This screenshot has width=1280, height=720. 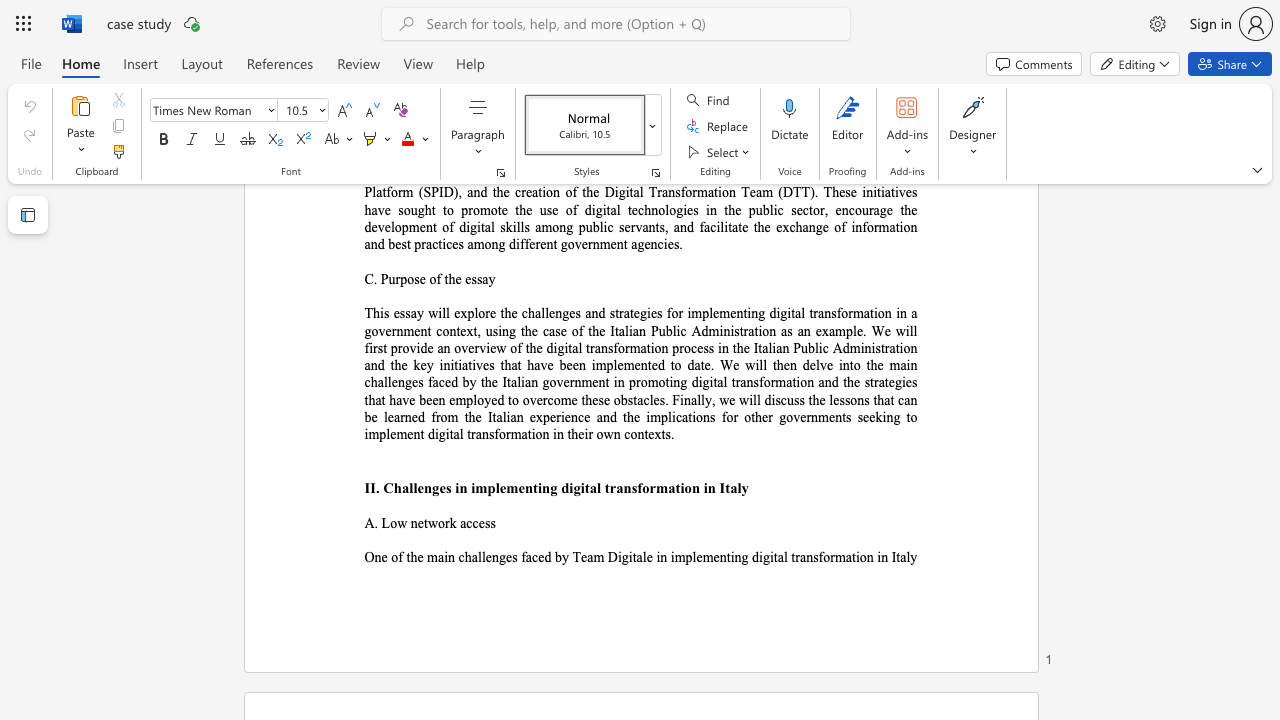 I want to click on the 1th character "L" in the text, so click(x=385, y=522).